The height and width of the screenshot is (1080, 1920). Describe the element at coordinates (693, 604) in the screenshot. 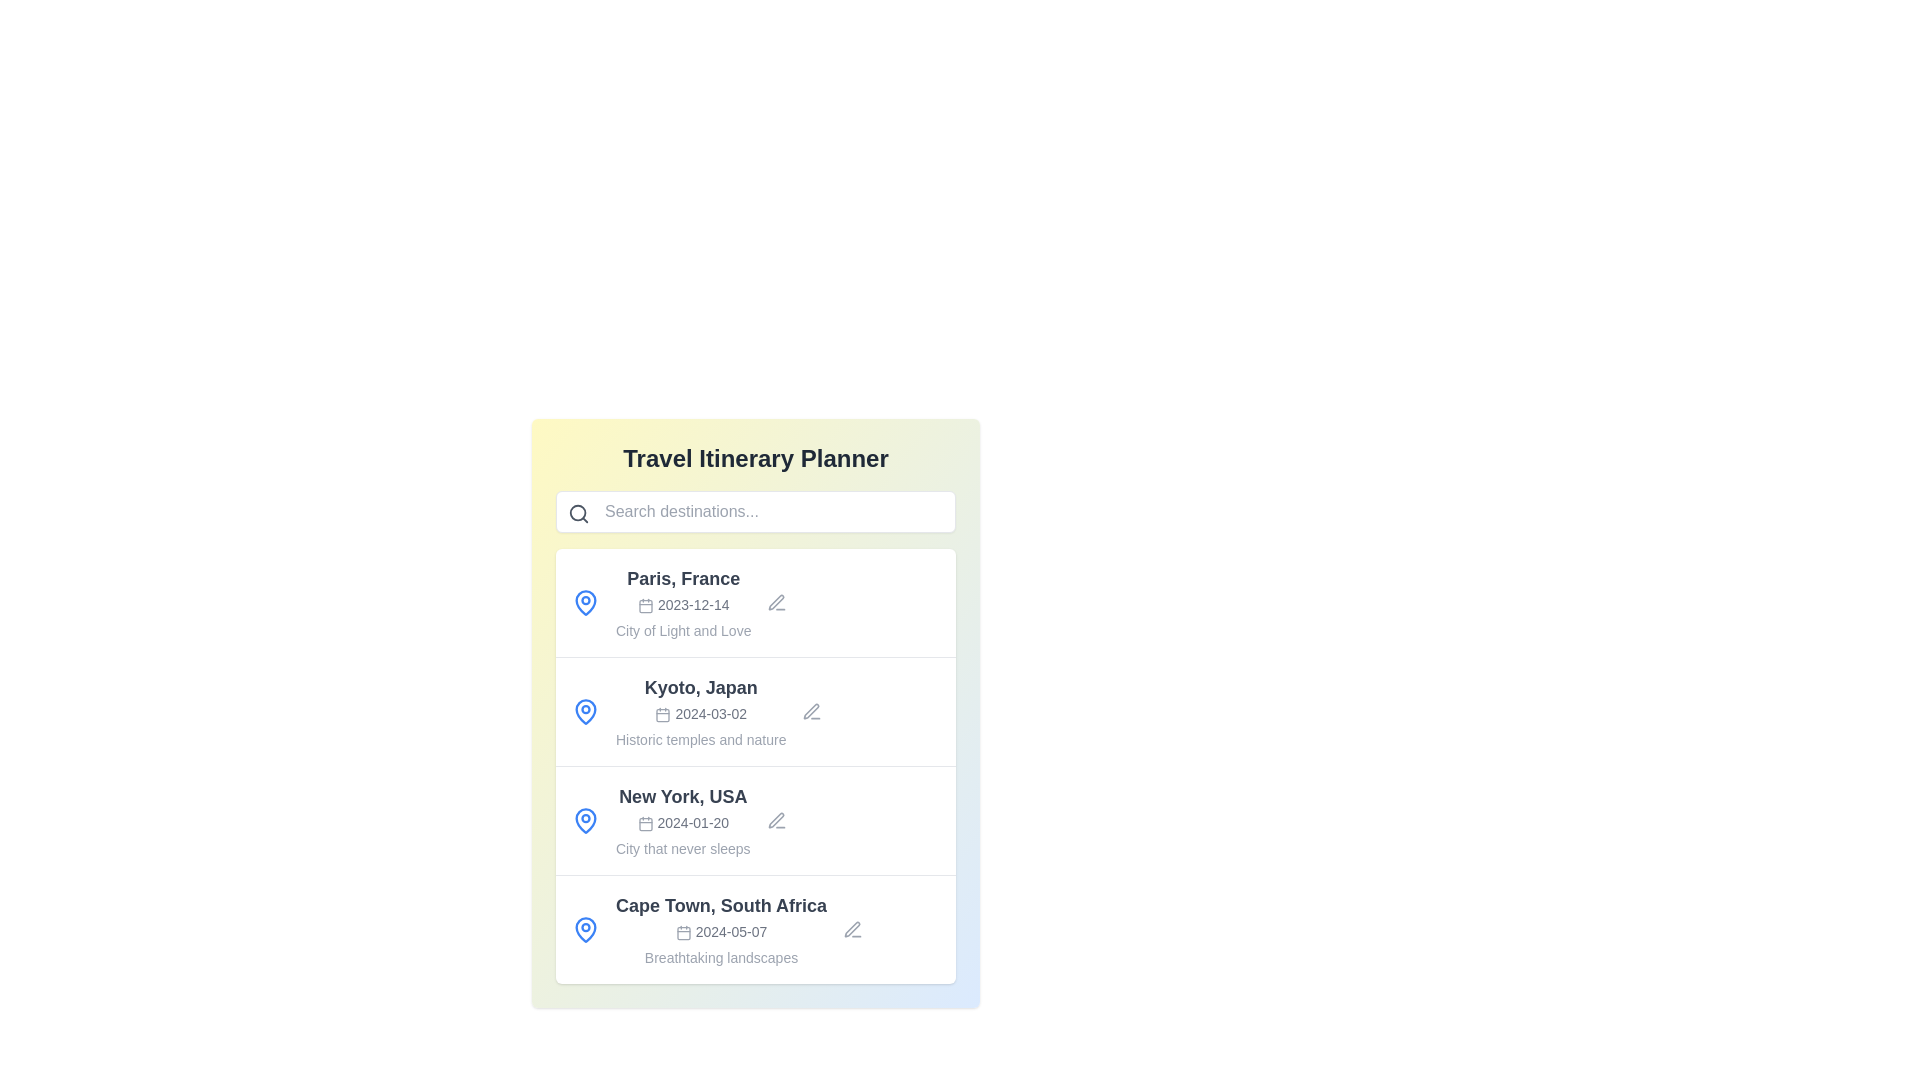

I see `the text label displaying '2023-12-14', which is located next to a calendar icon and beneath the title 'Paris, France'` at that location.